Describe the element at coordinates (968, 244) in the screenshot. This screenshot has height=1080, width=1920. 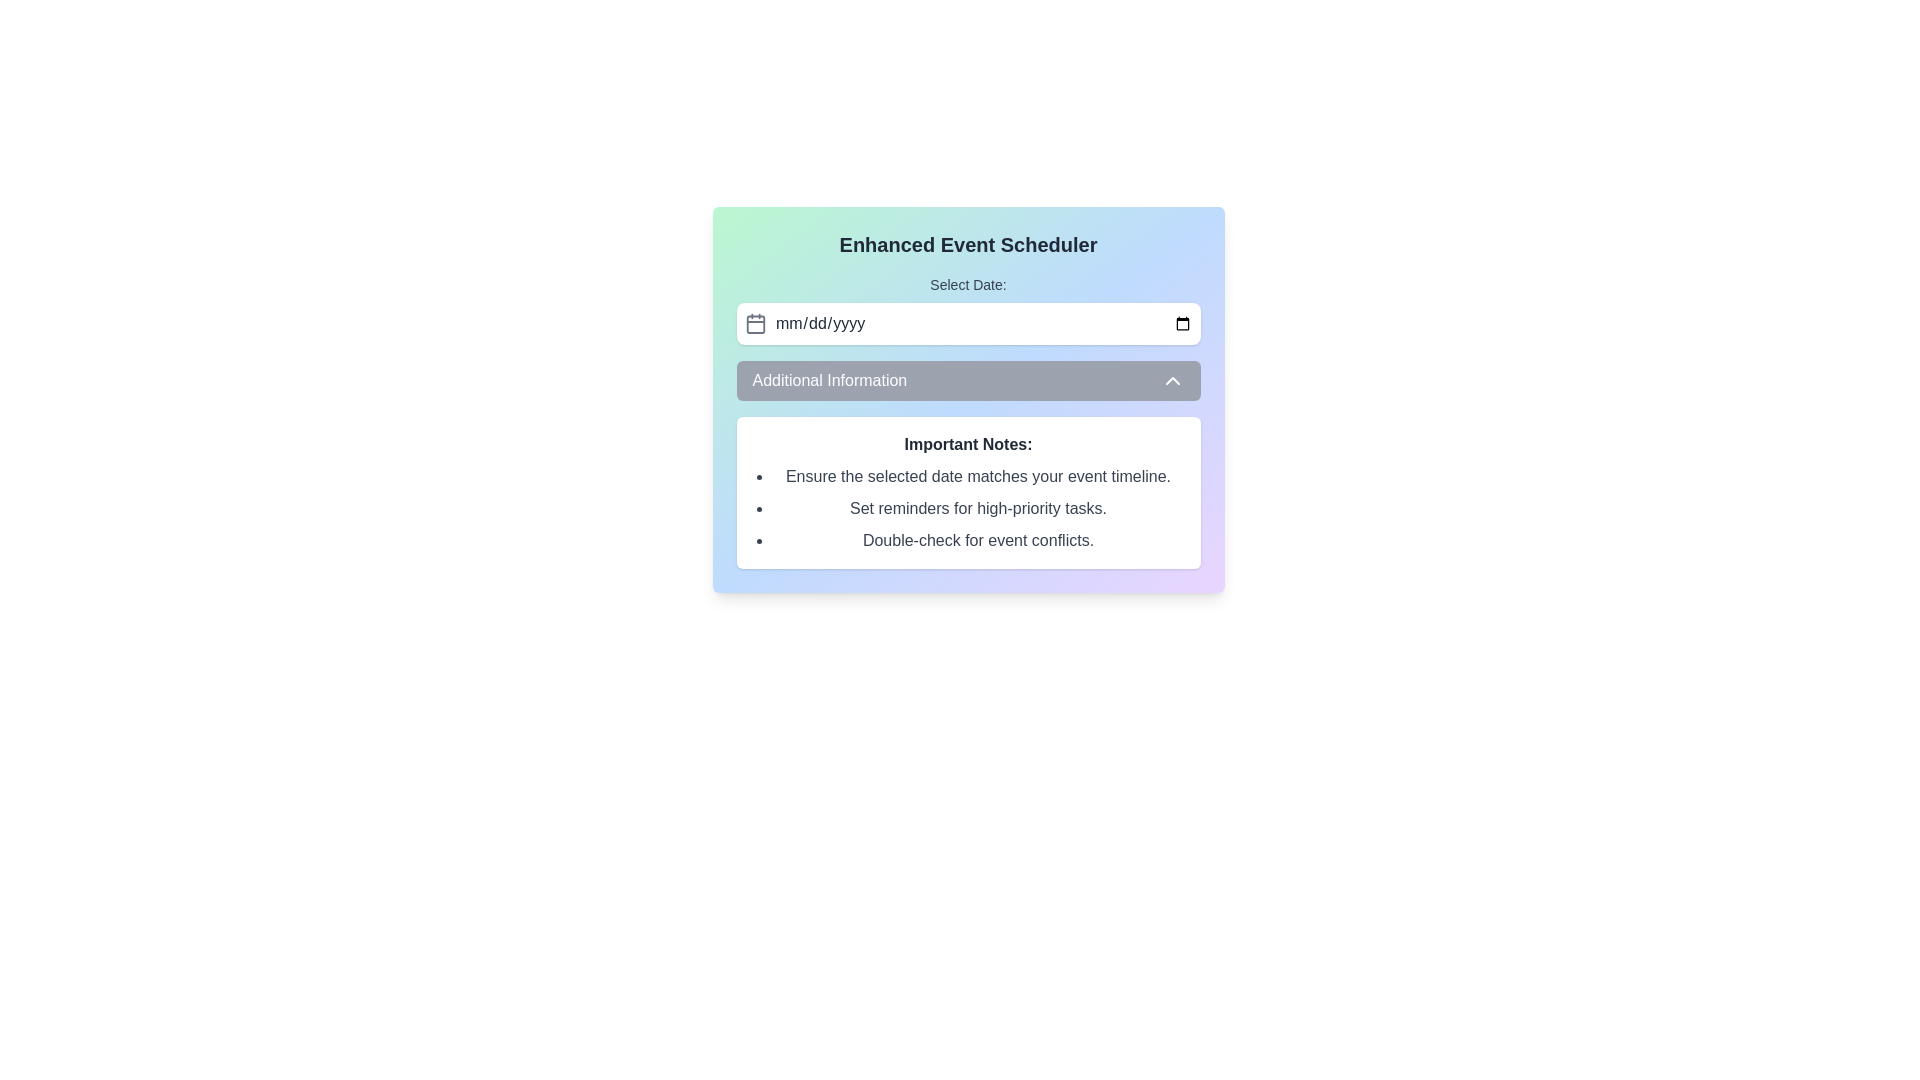
I see `header text 'Enhanced Event Scheduler' displayed in bold black within a pastel-gradient card at the top of the interface` at that location.